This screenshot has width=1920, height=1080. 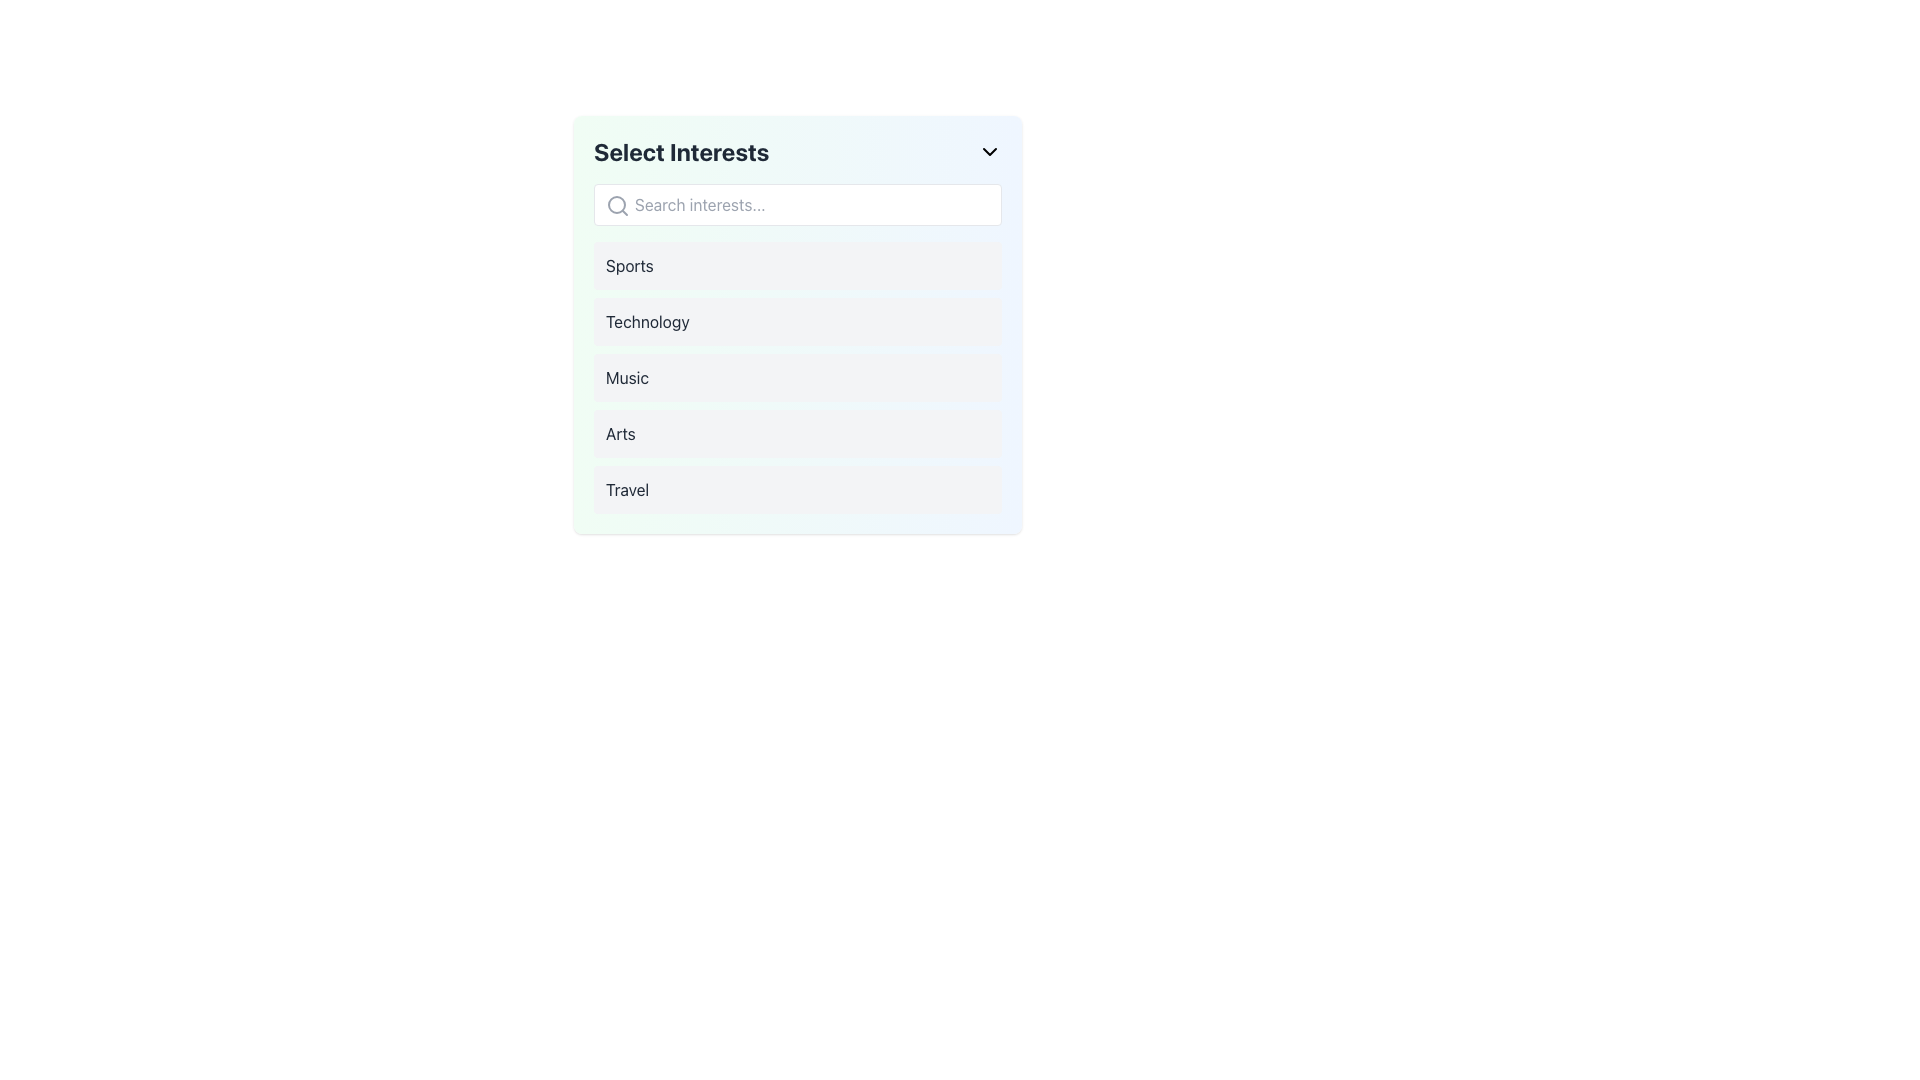 I want to click on the 'Arts' button, which is the fourth item in a vertical list of five buttons, so click(x=796, y=433).